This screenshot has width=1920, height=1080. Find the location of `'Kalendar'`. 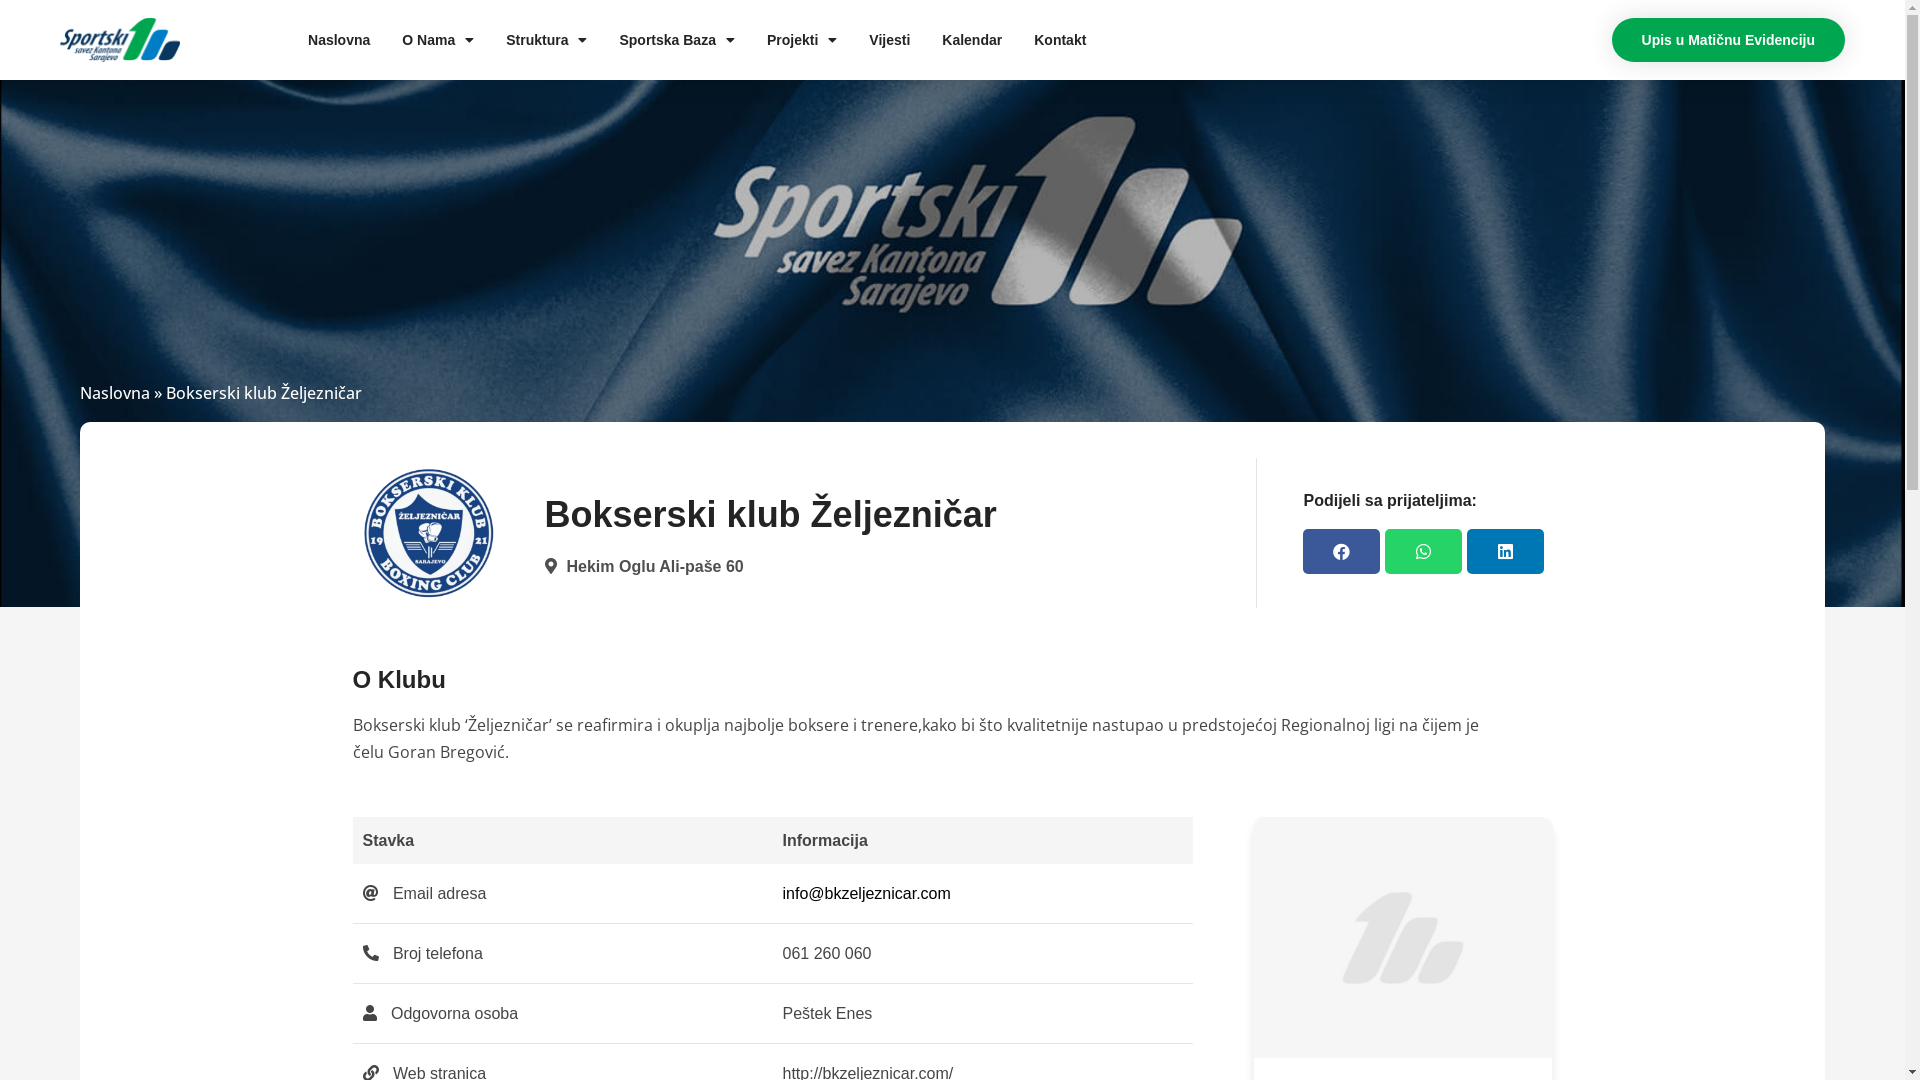

'Kalendar' is located at coordinates (971, 39).